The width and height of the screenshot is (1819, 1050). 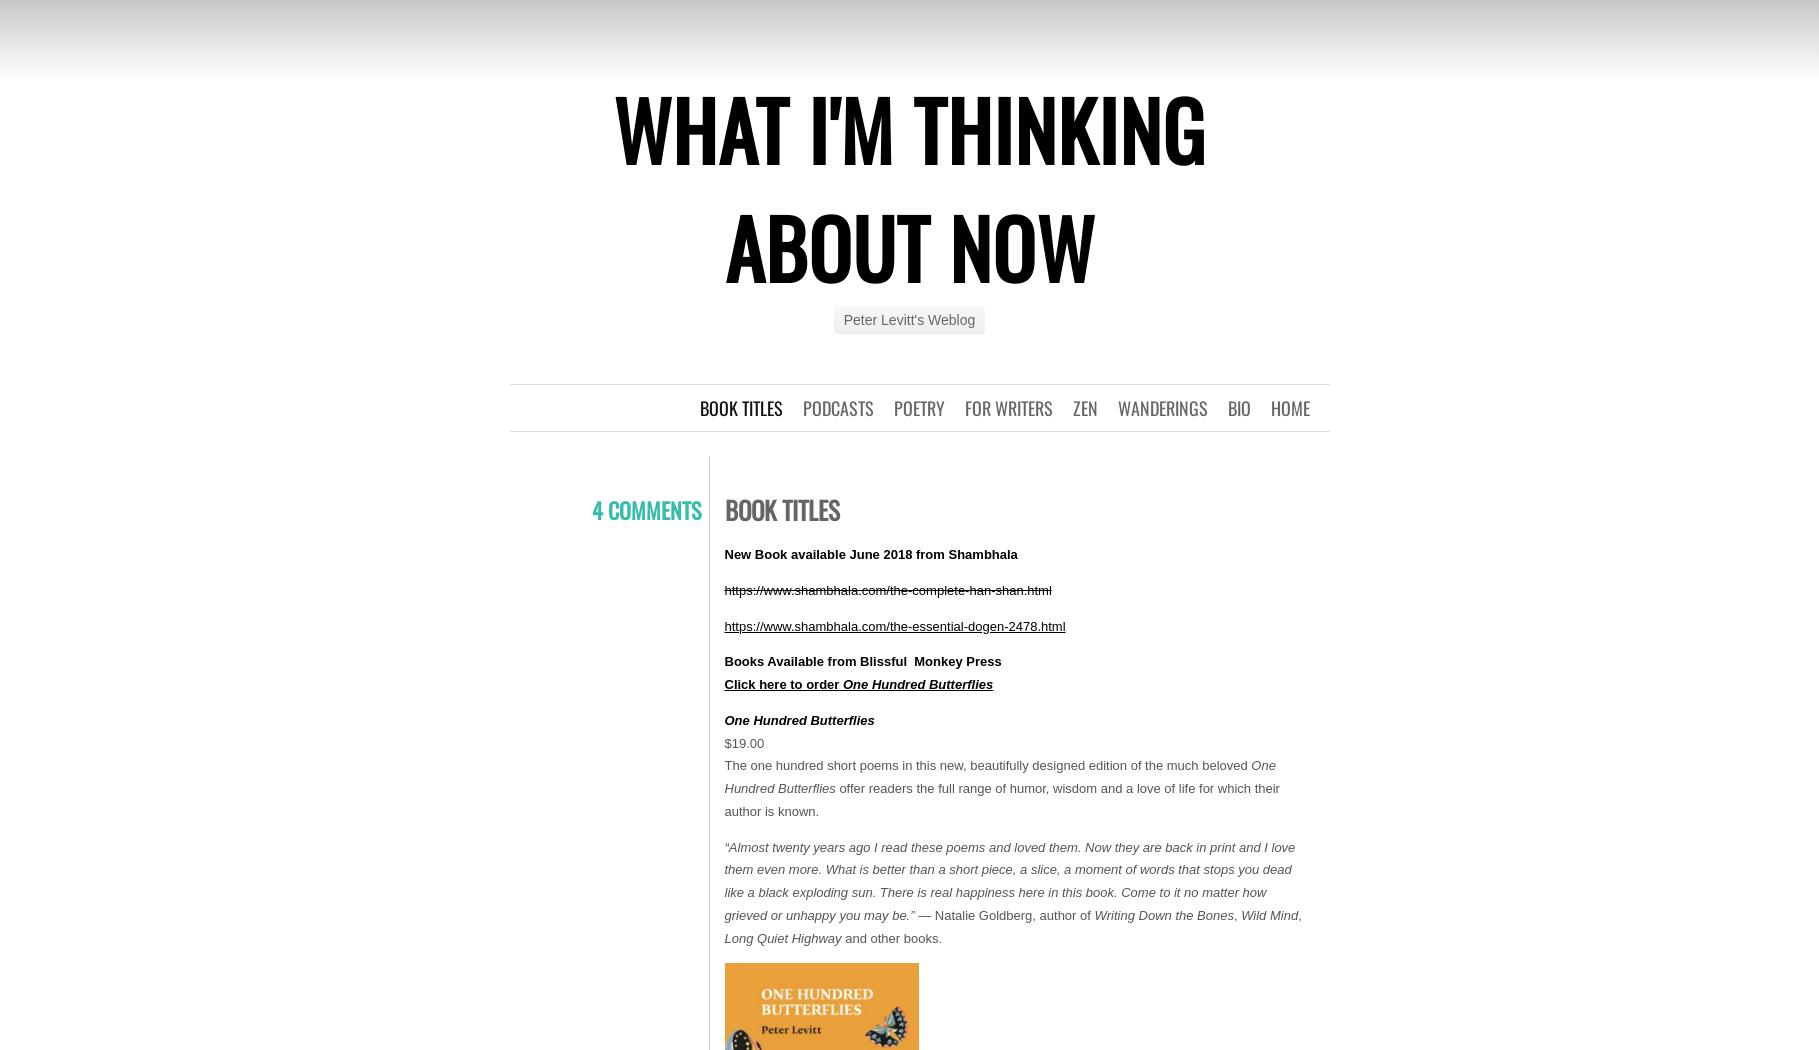 What do you see at coordinates (908, 320) in the screenshot?
I see `'Peter Levitt's Weblog'` at bounding box center [908, 320].